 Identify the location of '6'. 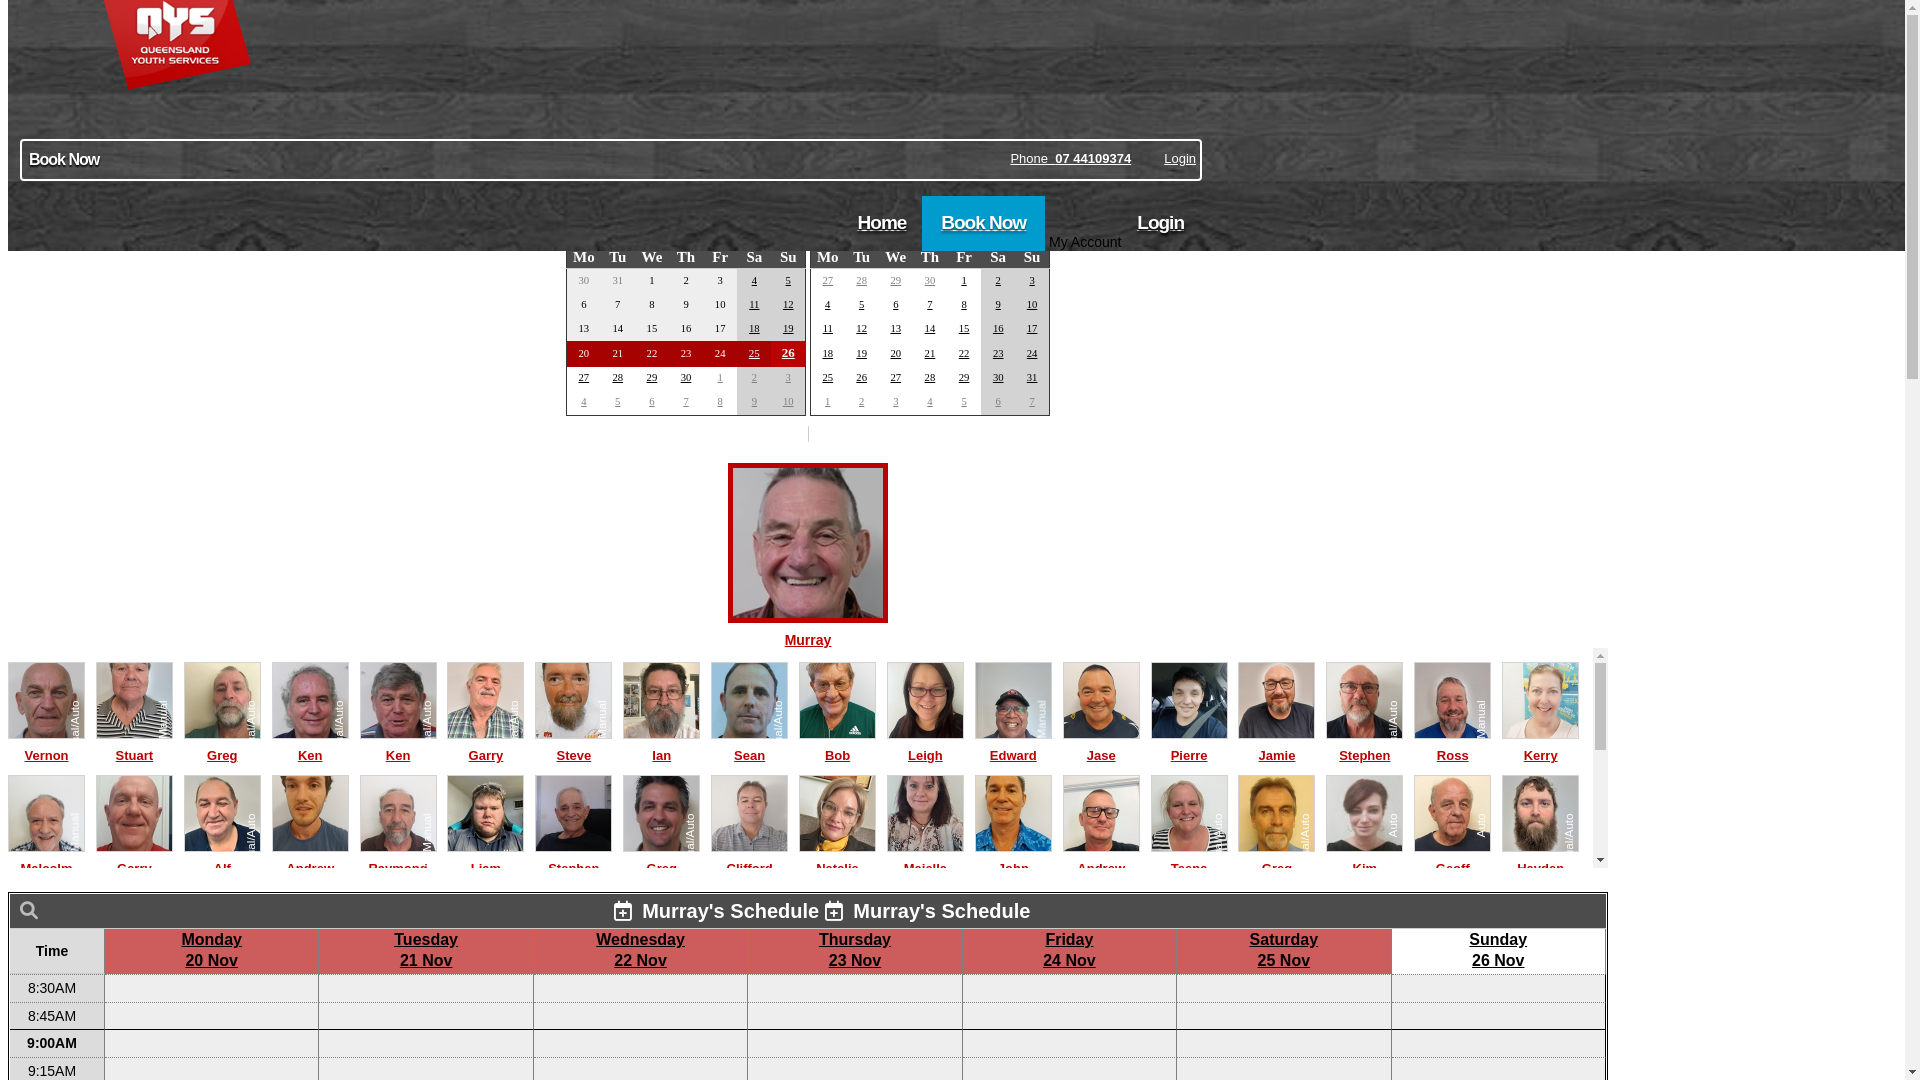
(996, 401).